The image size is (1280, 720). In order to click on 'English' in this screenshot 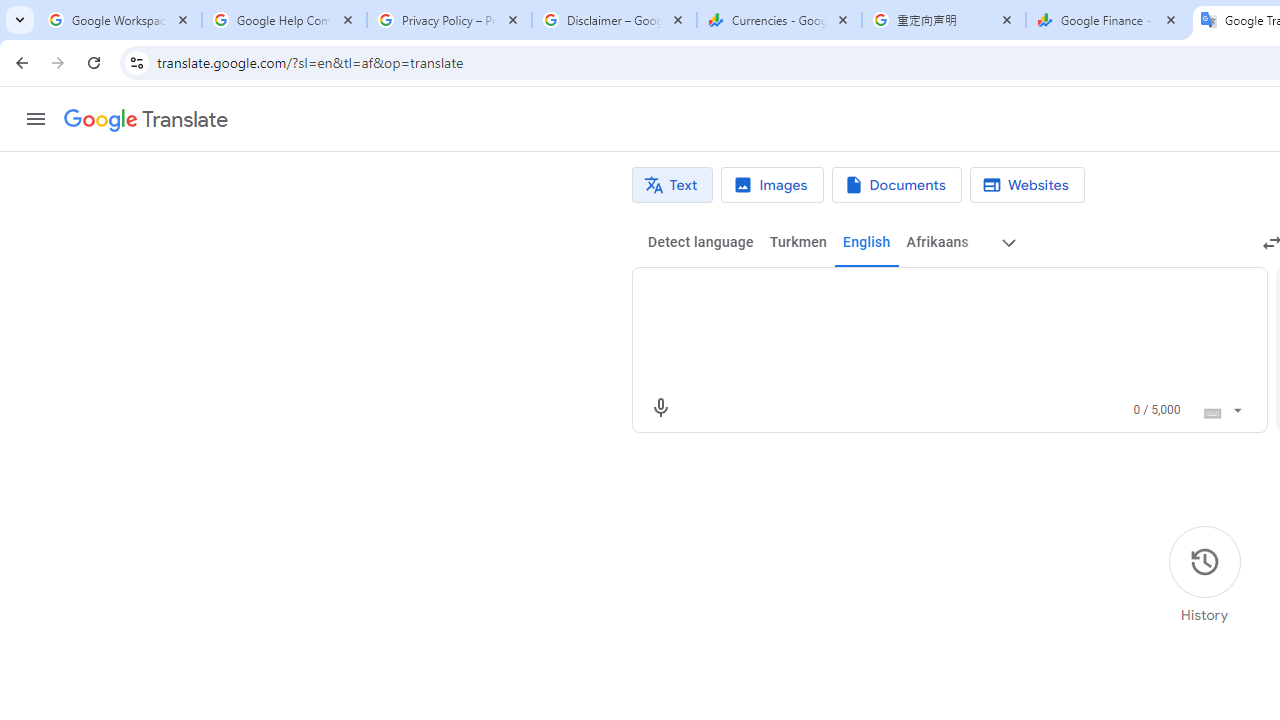, I will do `click(866, 242)`.